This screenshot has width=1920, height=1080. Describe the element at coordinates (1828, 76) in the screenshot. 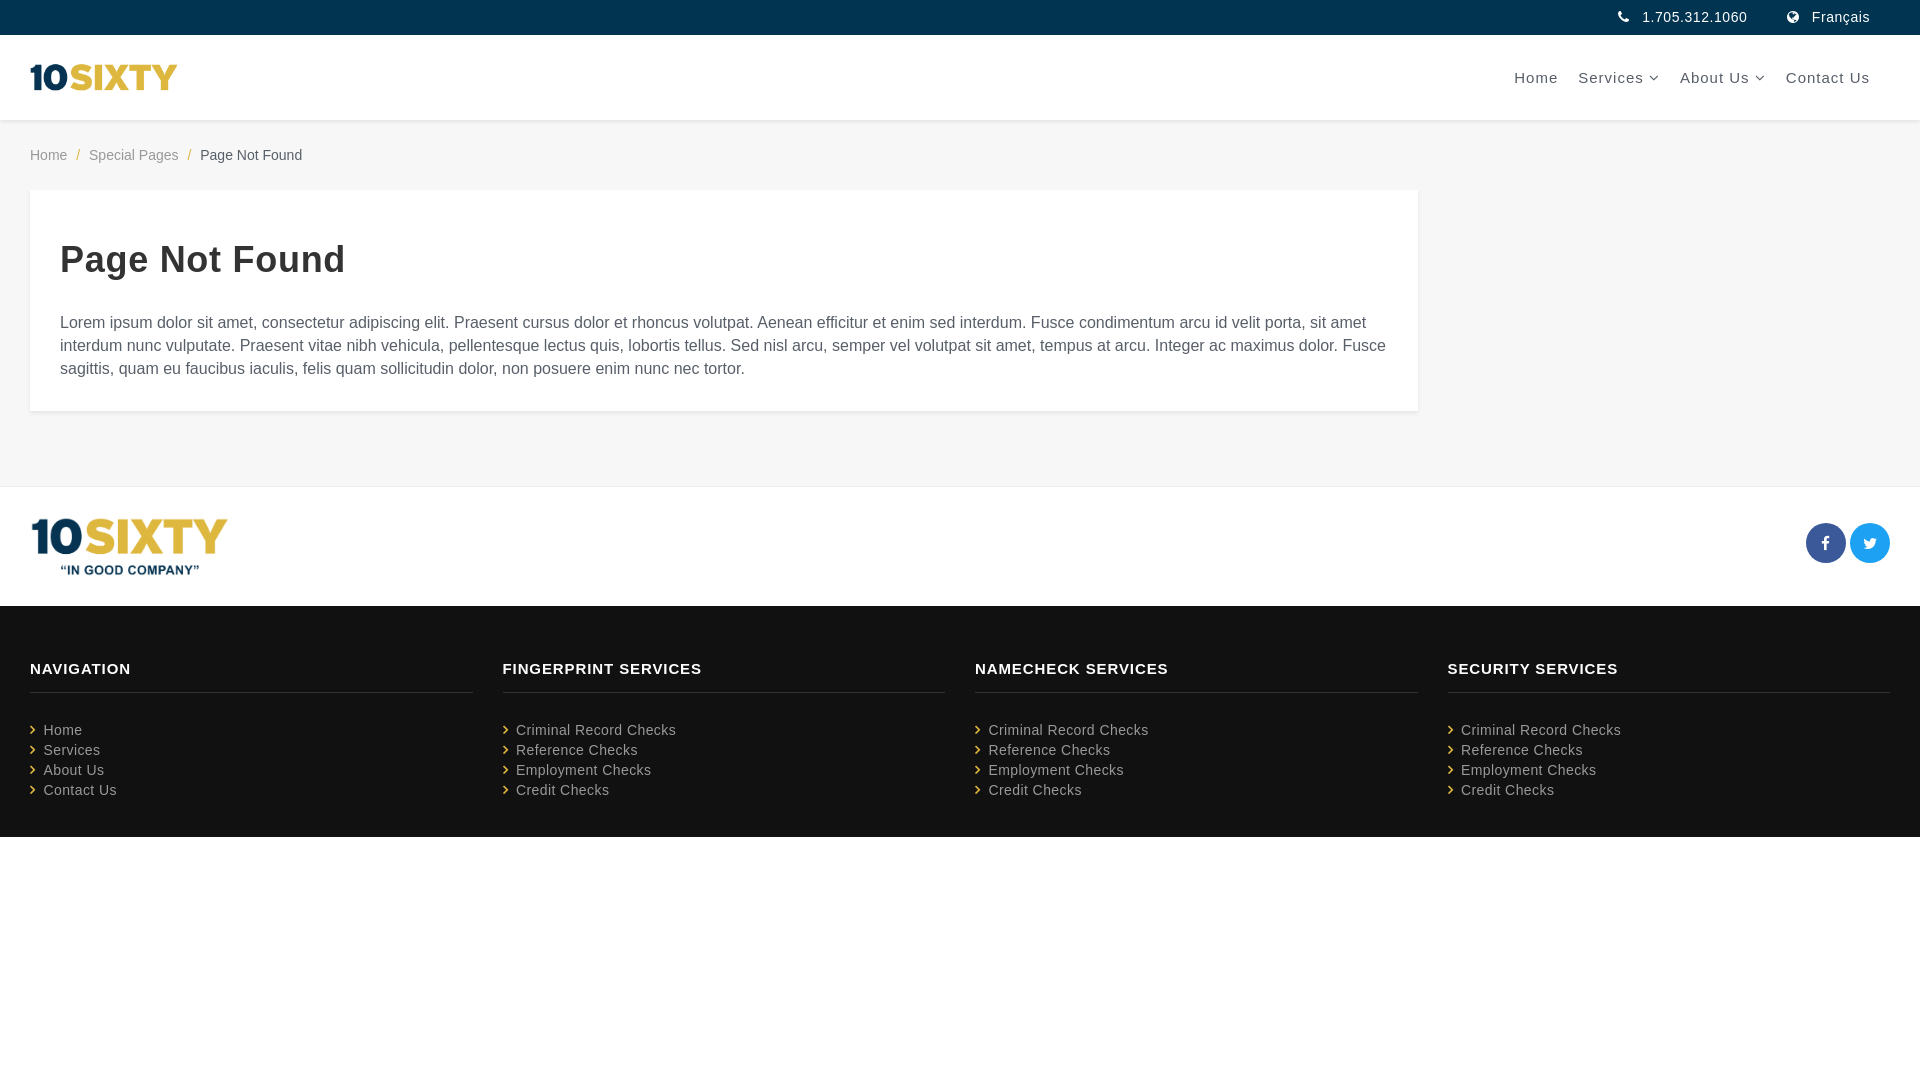

I see `'Contact Us'` at that location.